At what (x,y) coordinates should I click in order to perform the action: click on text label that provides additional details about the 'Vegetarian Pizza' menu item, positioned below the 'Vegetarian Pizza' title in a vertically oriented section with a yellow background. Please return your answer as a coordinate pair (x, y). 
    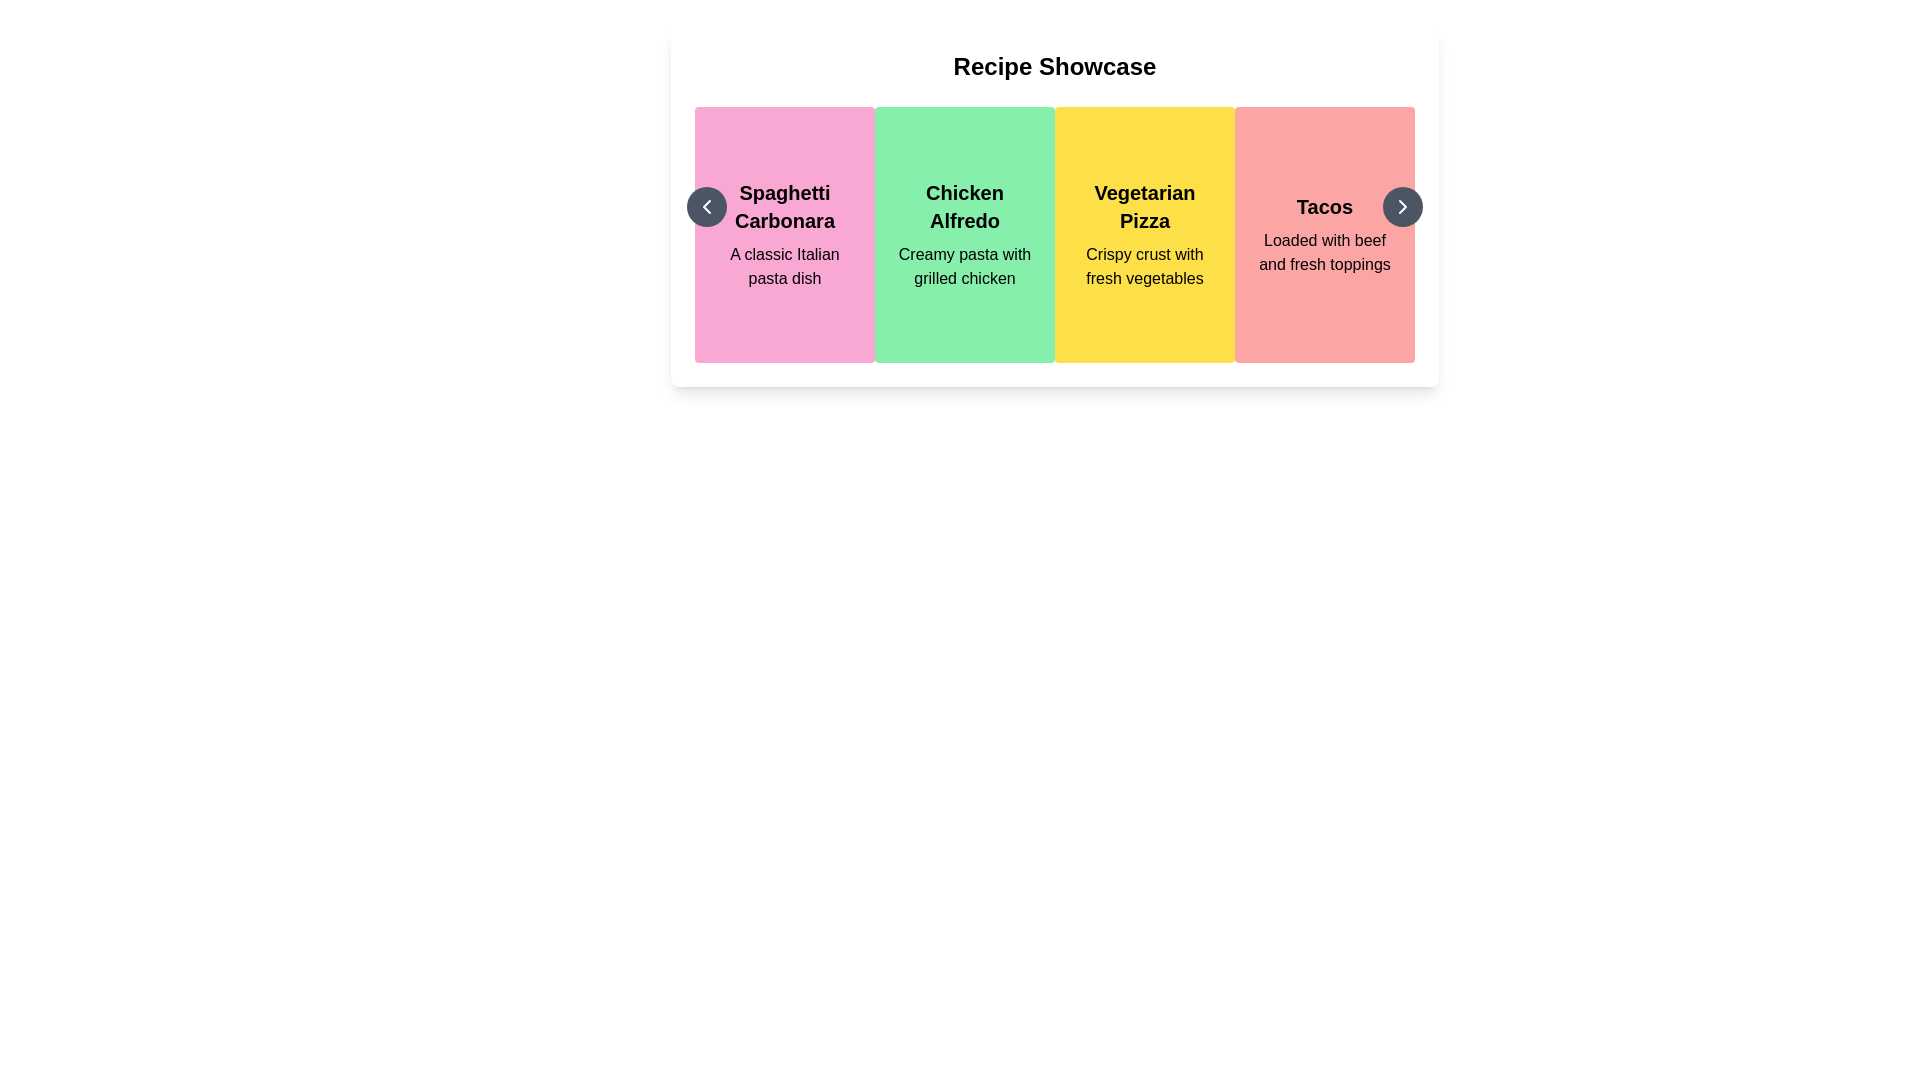
    Looking at the image, I should click on (1145, 265).